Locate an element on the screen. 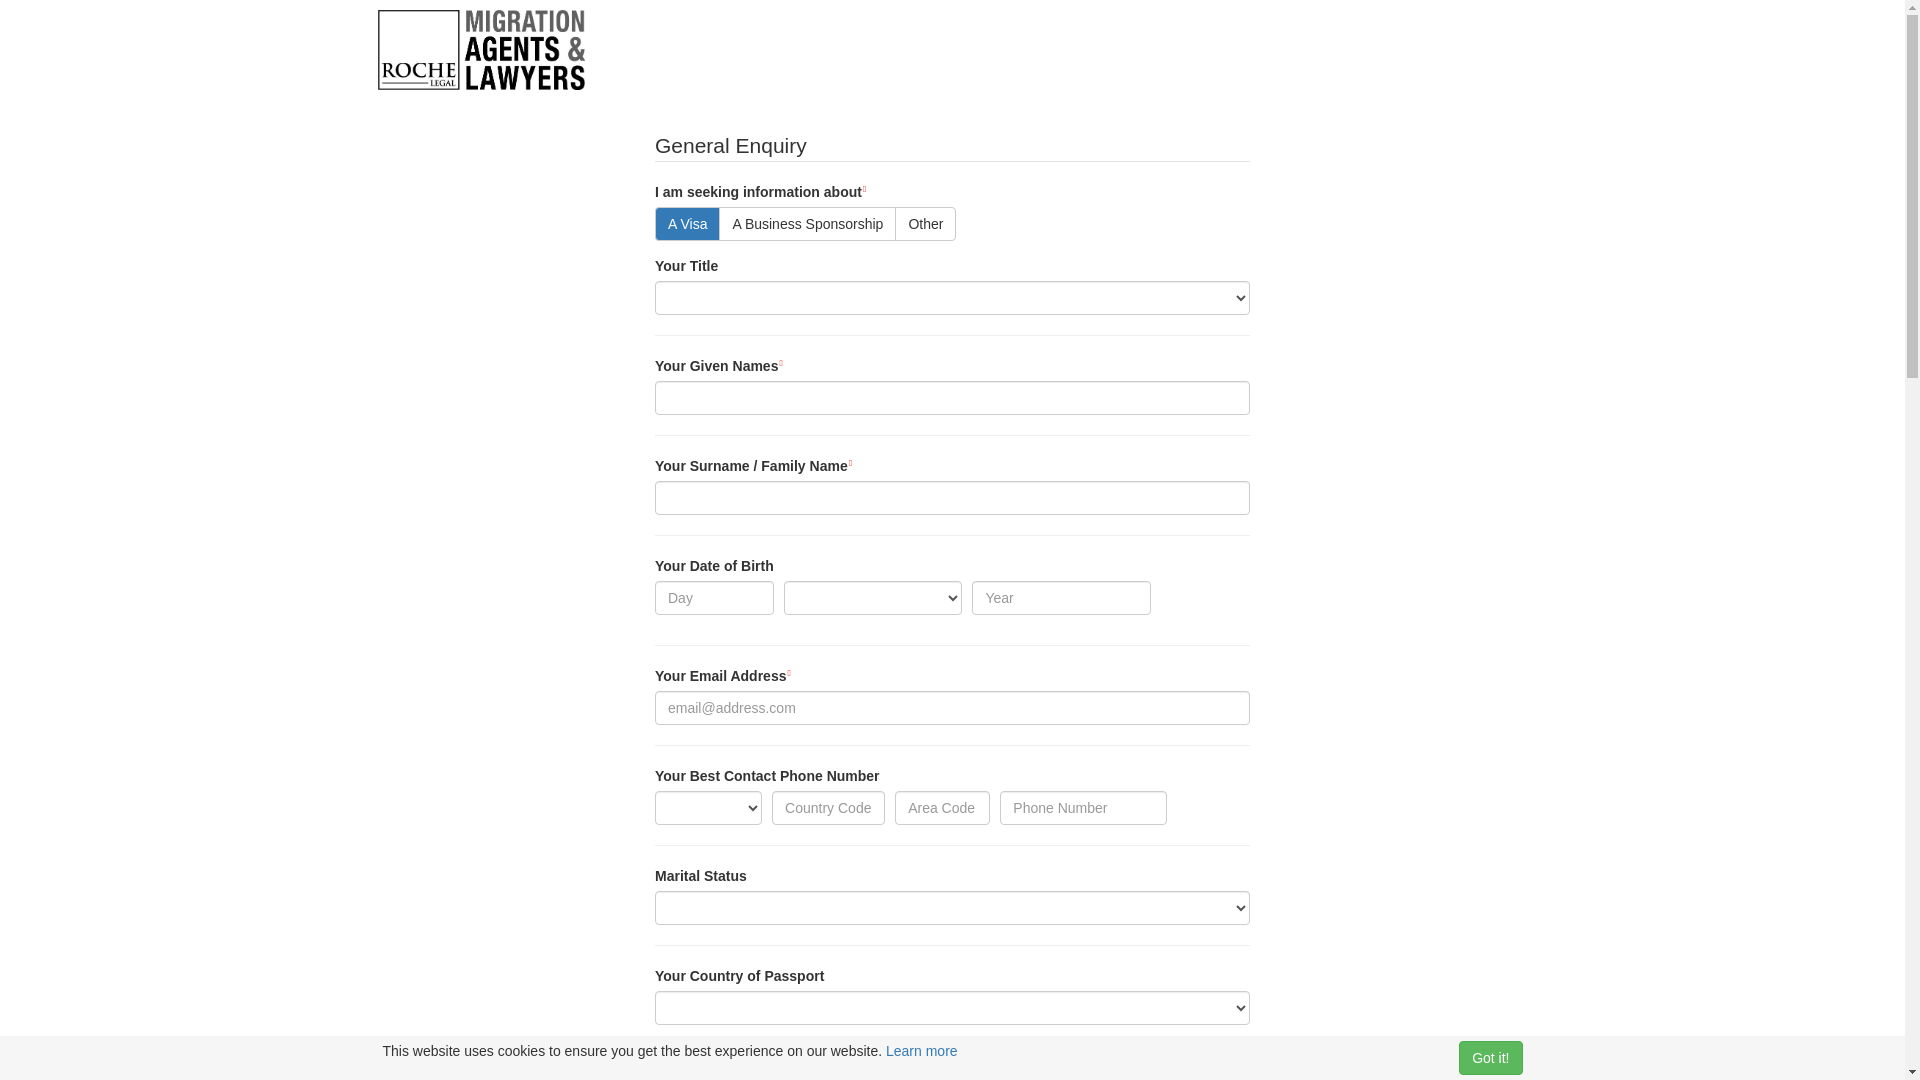 The image size is (1920, 1080). 'A Business Sponsorship' is located at coordinates (807, 223).